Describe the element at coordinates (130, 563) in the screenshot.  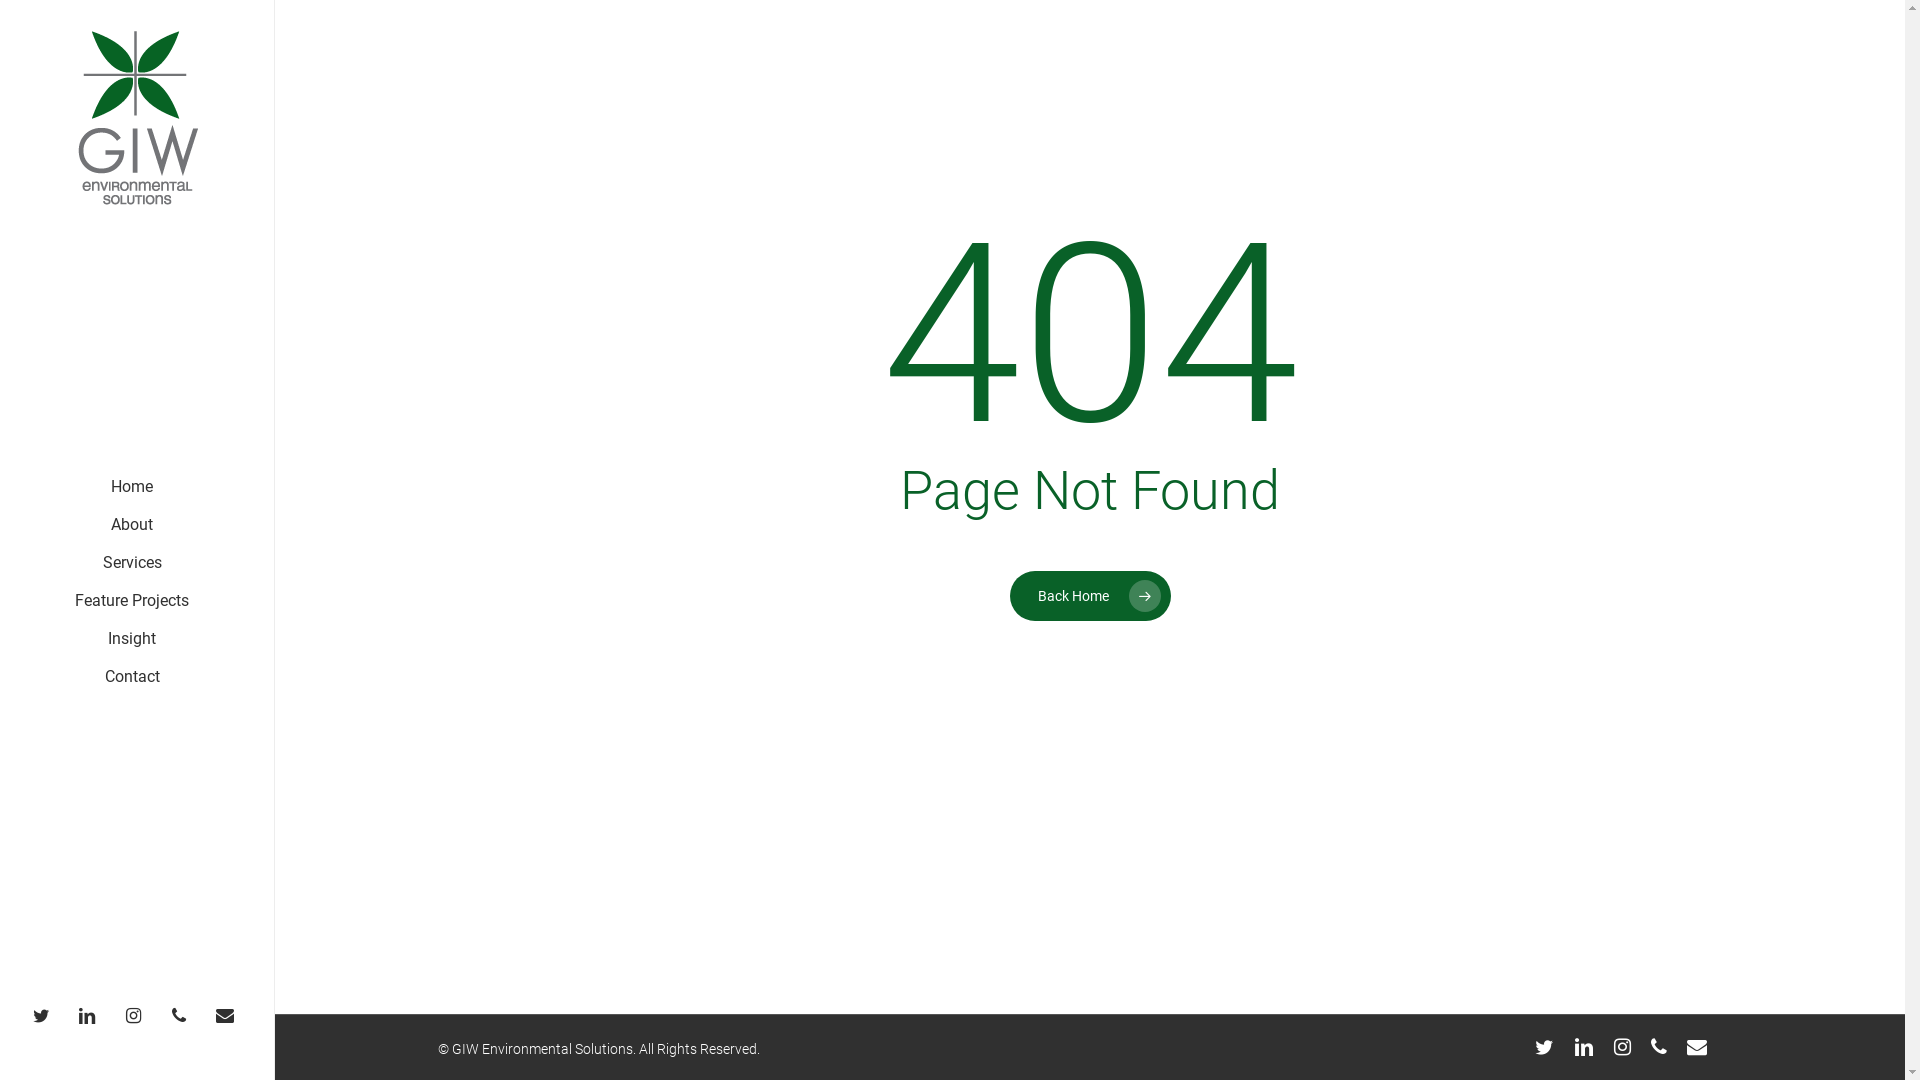
I see `'Services'` at that location.